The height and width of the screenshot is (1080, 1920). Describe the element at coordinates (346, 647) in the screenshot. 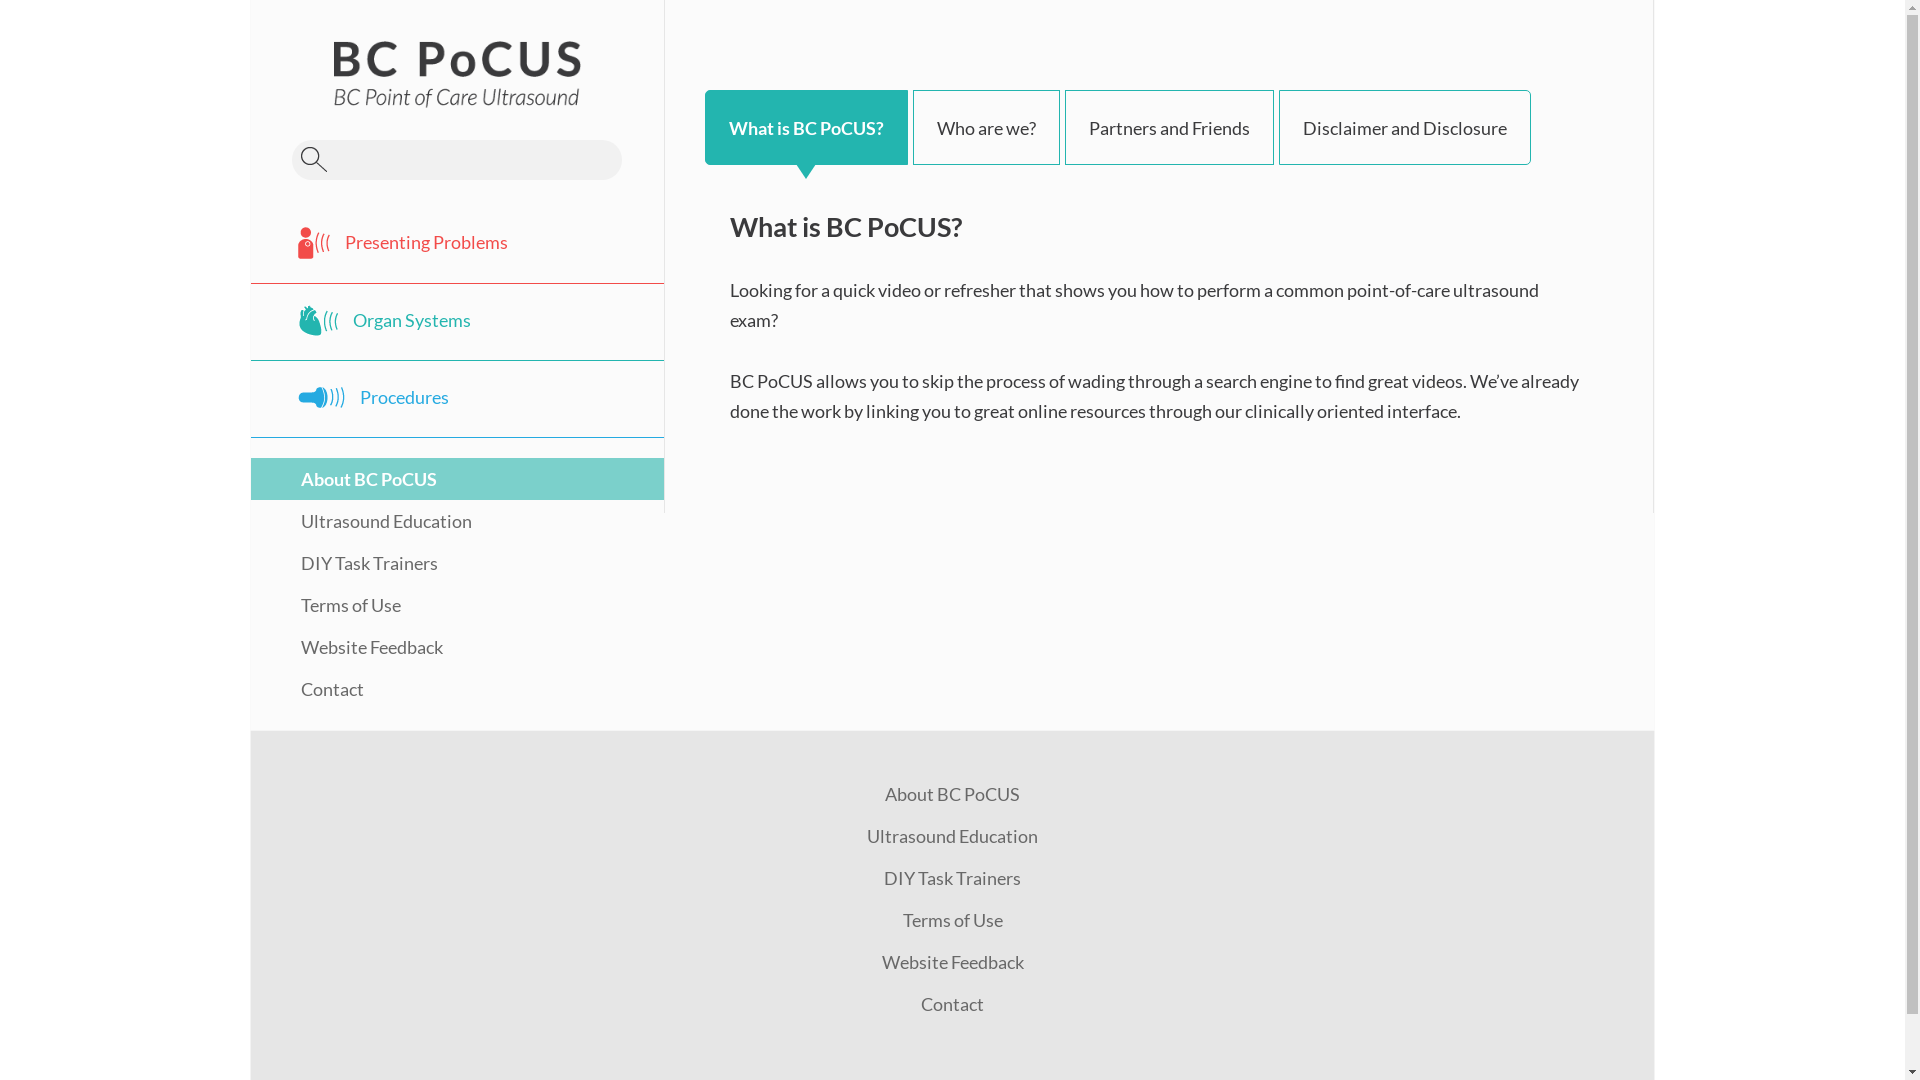

I see `'Website Feedback'` at that location.